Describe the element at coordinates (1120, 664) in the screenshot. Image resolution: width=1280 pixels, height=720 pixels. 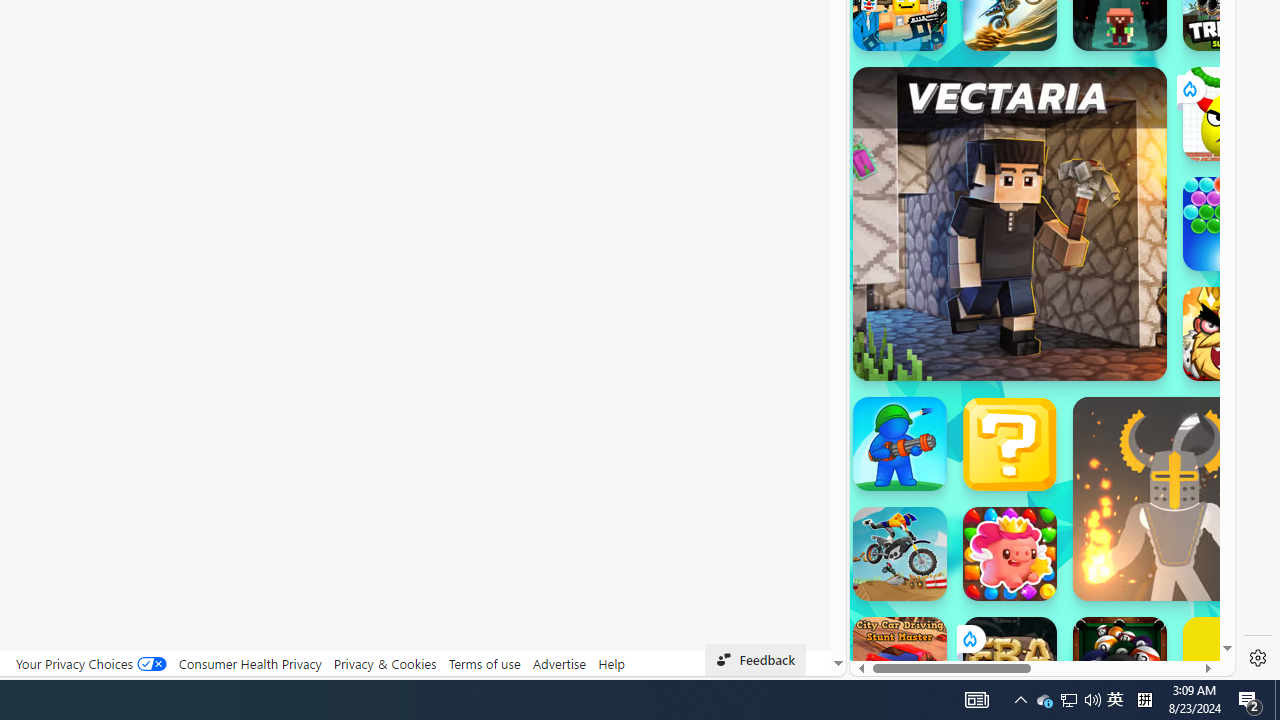
I see `'8 Ball Pool With Buddies'` at that location.